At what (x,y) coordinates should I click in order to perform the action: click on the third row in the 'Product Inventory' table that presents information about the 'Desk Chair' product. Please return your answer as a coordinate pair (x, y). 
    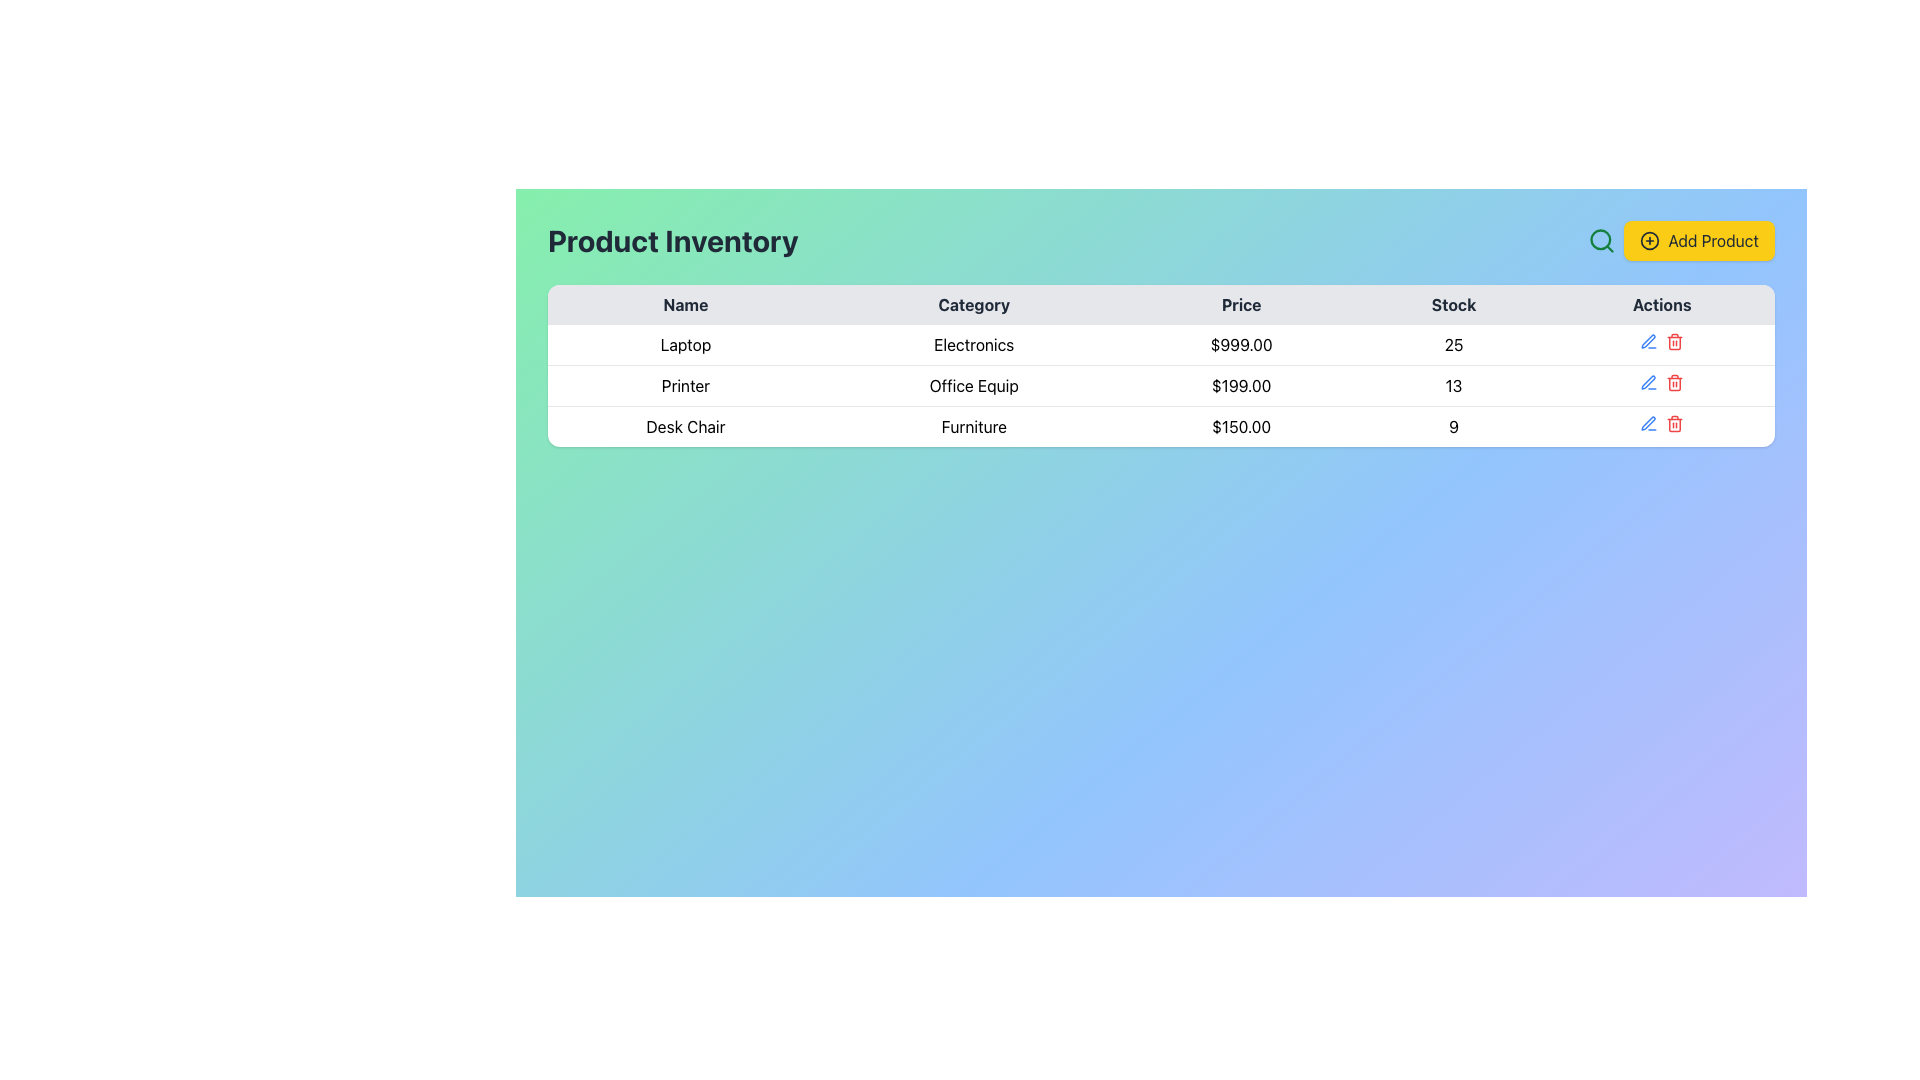
    Looking at the image, I should click on (1161, 425).